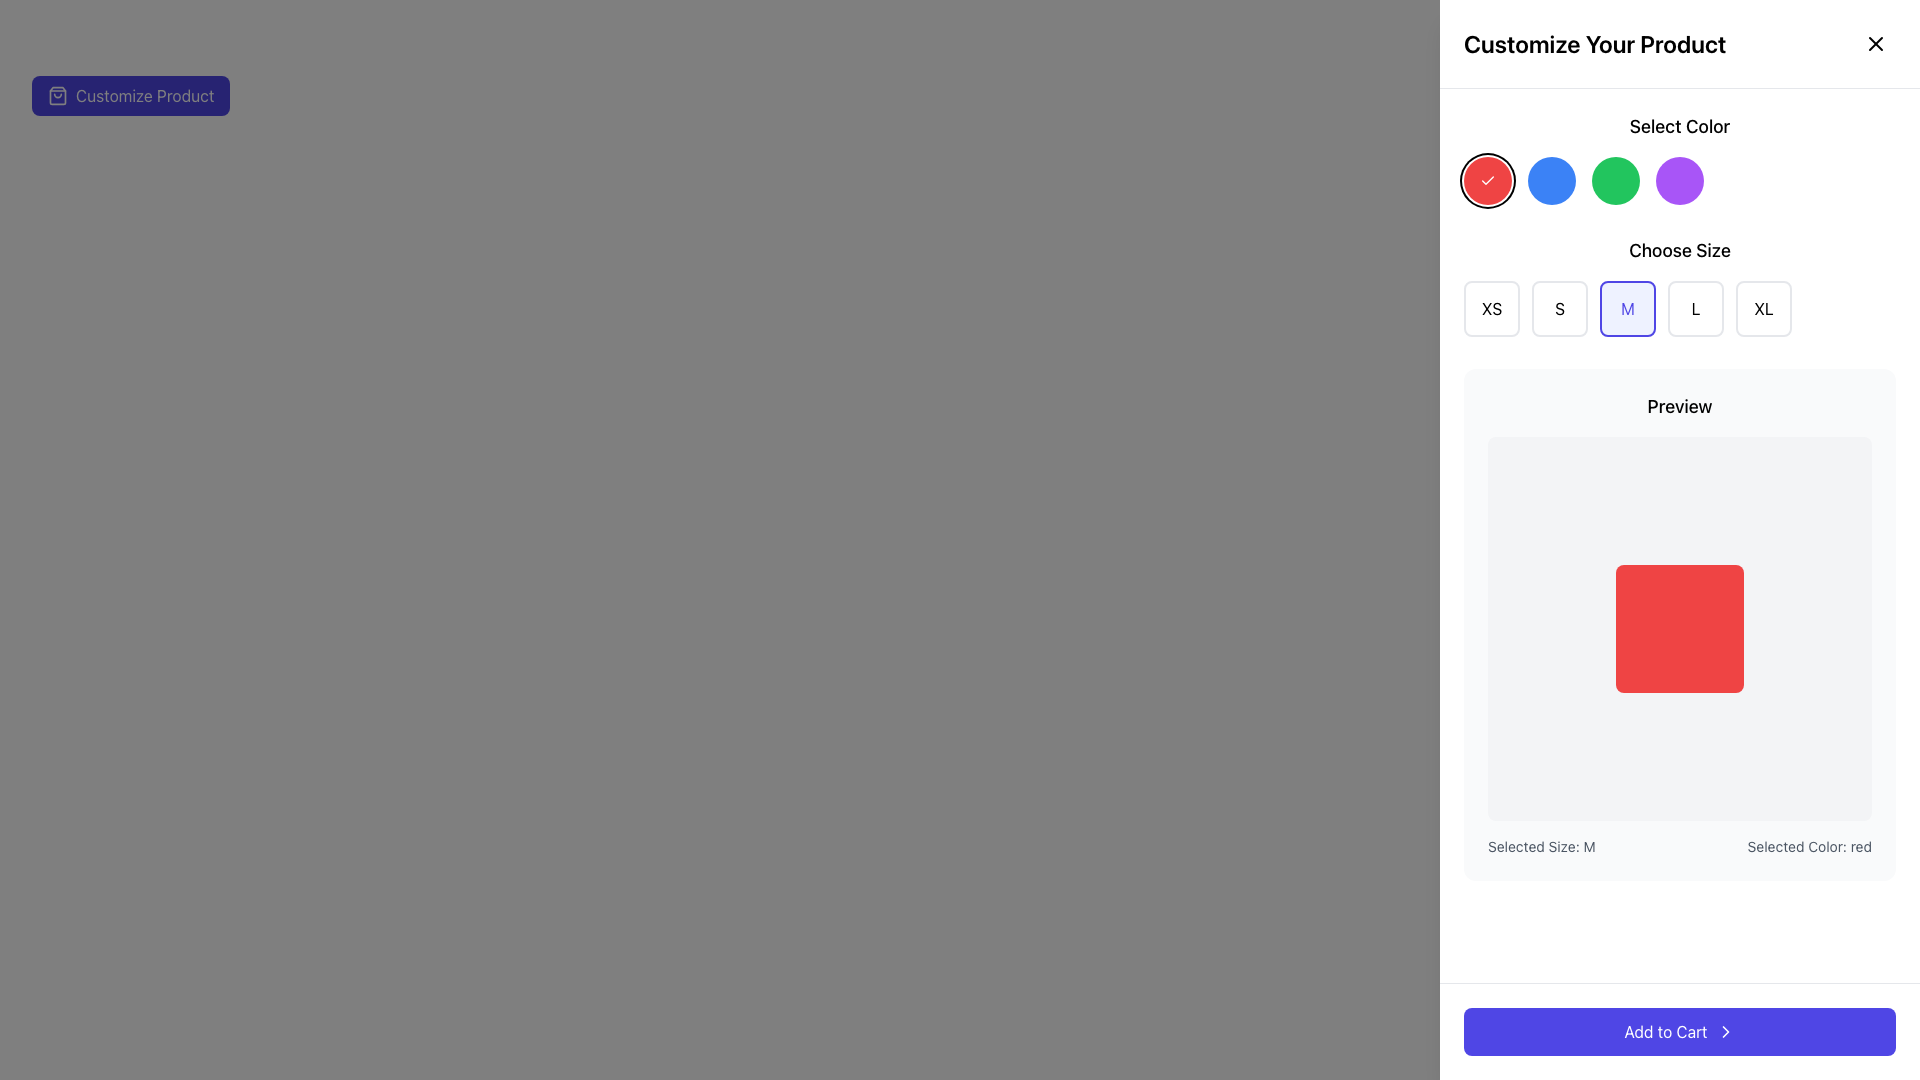 This screenshot has width=1920, height=1080. Describe the element at coordinates (57, 96) in the screenshot. I see `the shopping bag icon within the 'Customize Product' button, which is located in the upper-left region of the interface` at that location.